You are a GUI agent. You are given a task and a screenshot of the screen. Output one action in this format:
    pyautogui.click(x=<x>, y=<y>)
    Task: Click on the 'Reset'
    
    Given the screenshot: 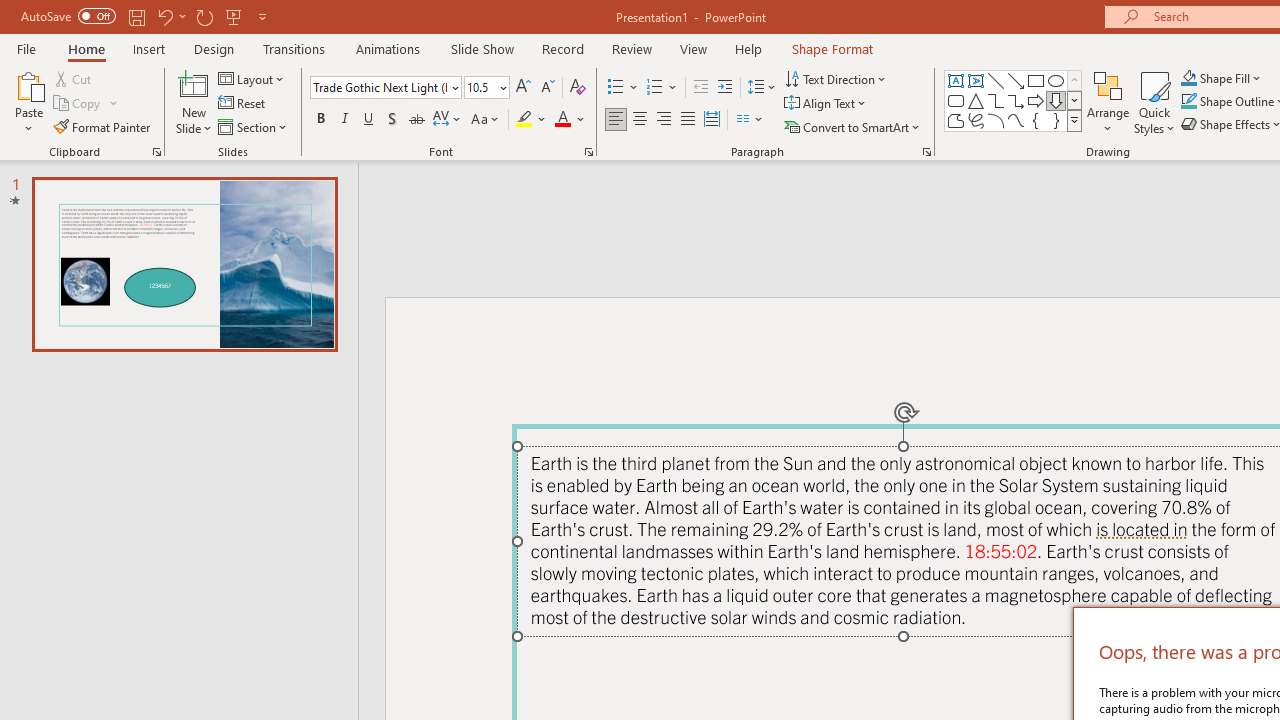 What is the action you would take?
    pyautogui.click(x=242, y=103)
    